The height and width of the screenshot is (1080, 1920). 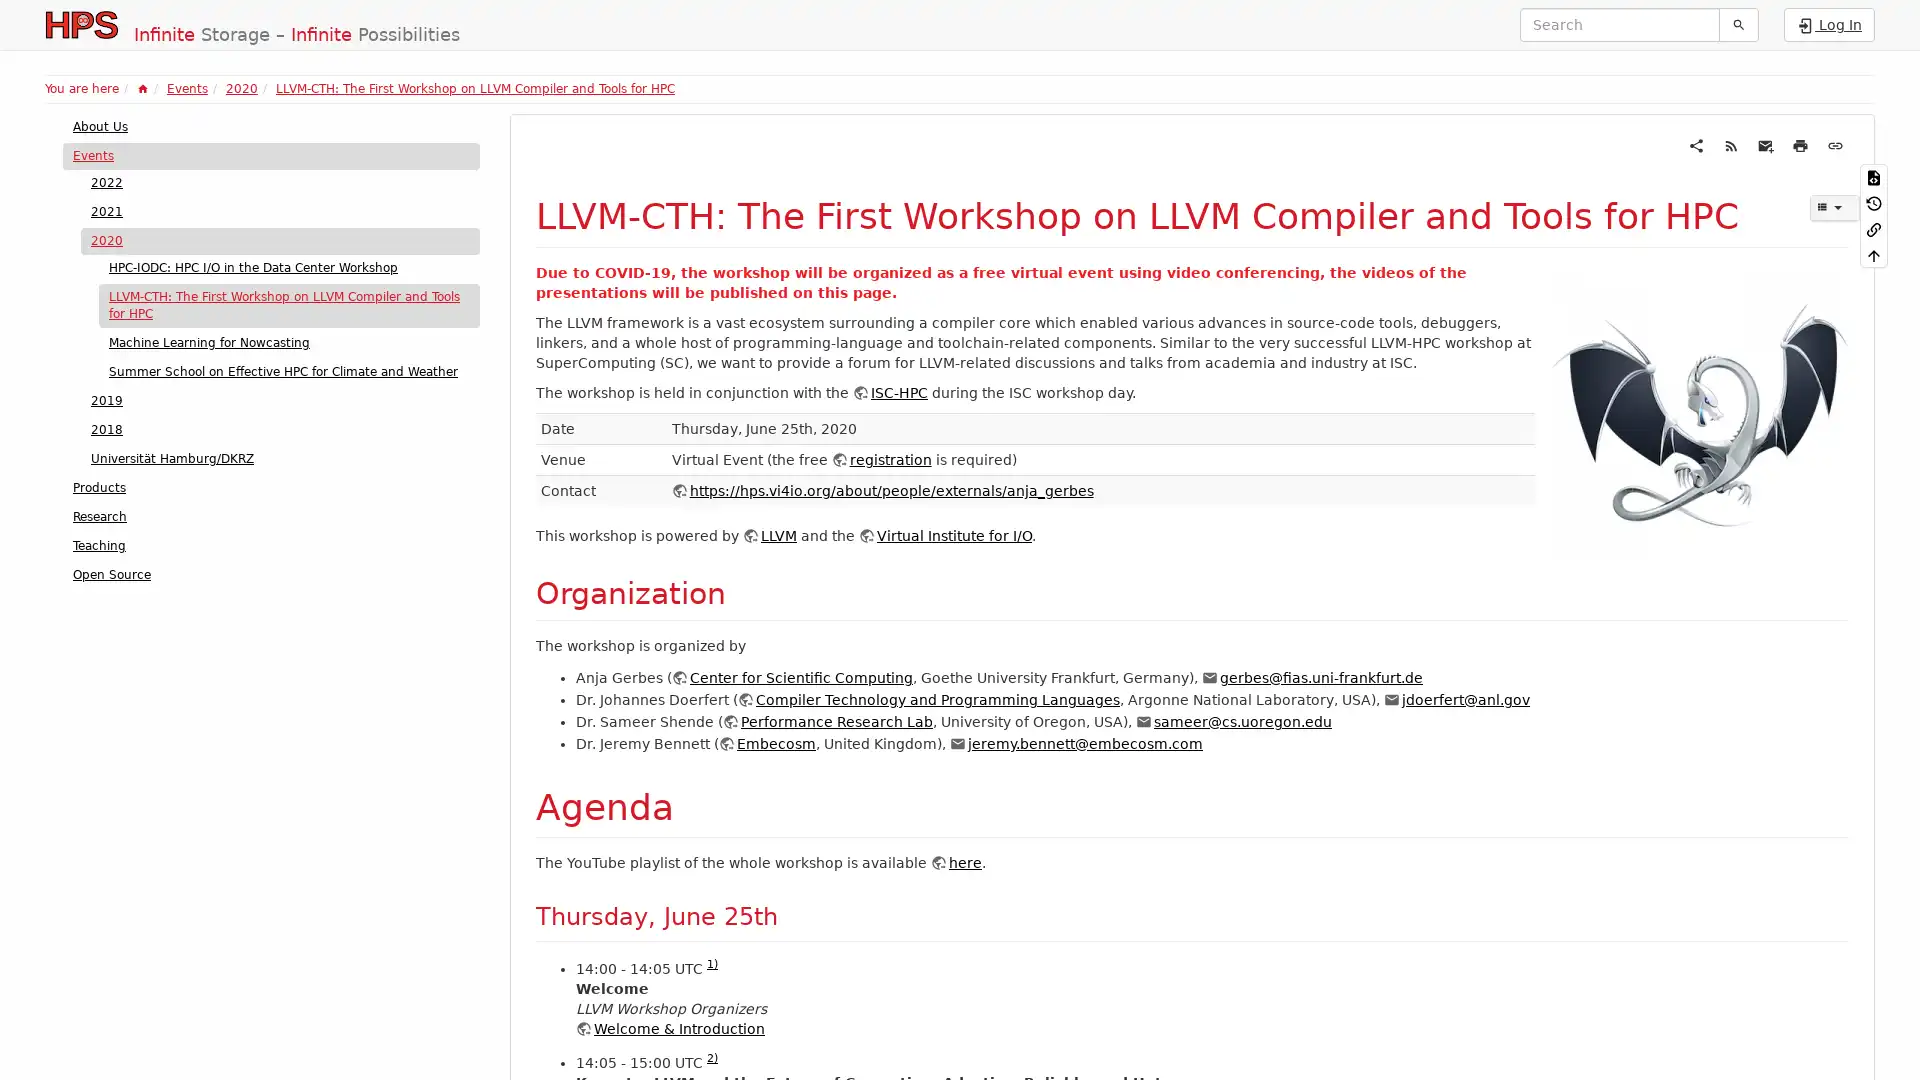 I want to click on Search, so click(x=1736, y=24).